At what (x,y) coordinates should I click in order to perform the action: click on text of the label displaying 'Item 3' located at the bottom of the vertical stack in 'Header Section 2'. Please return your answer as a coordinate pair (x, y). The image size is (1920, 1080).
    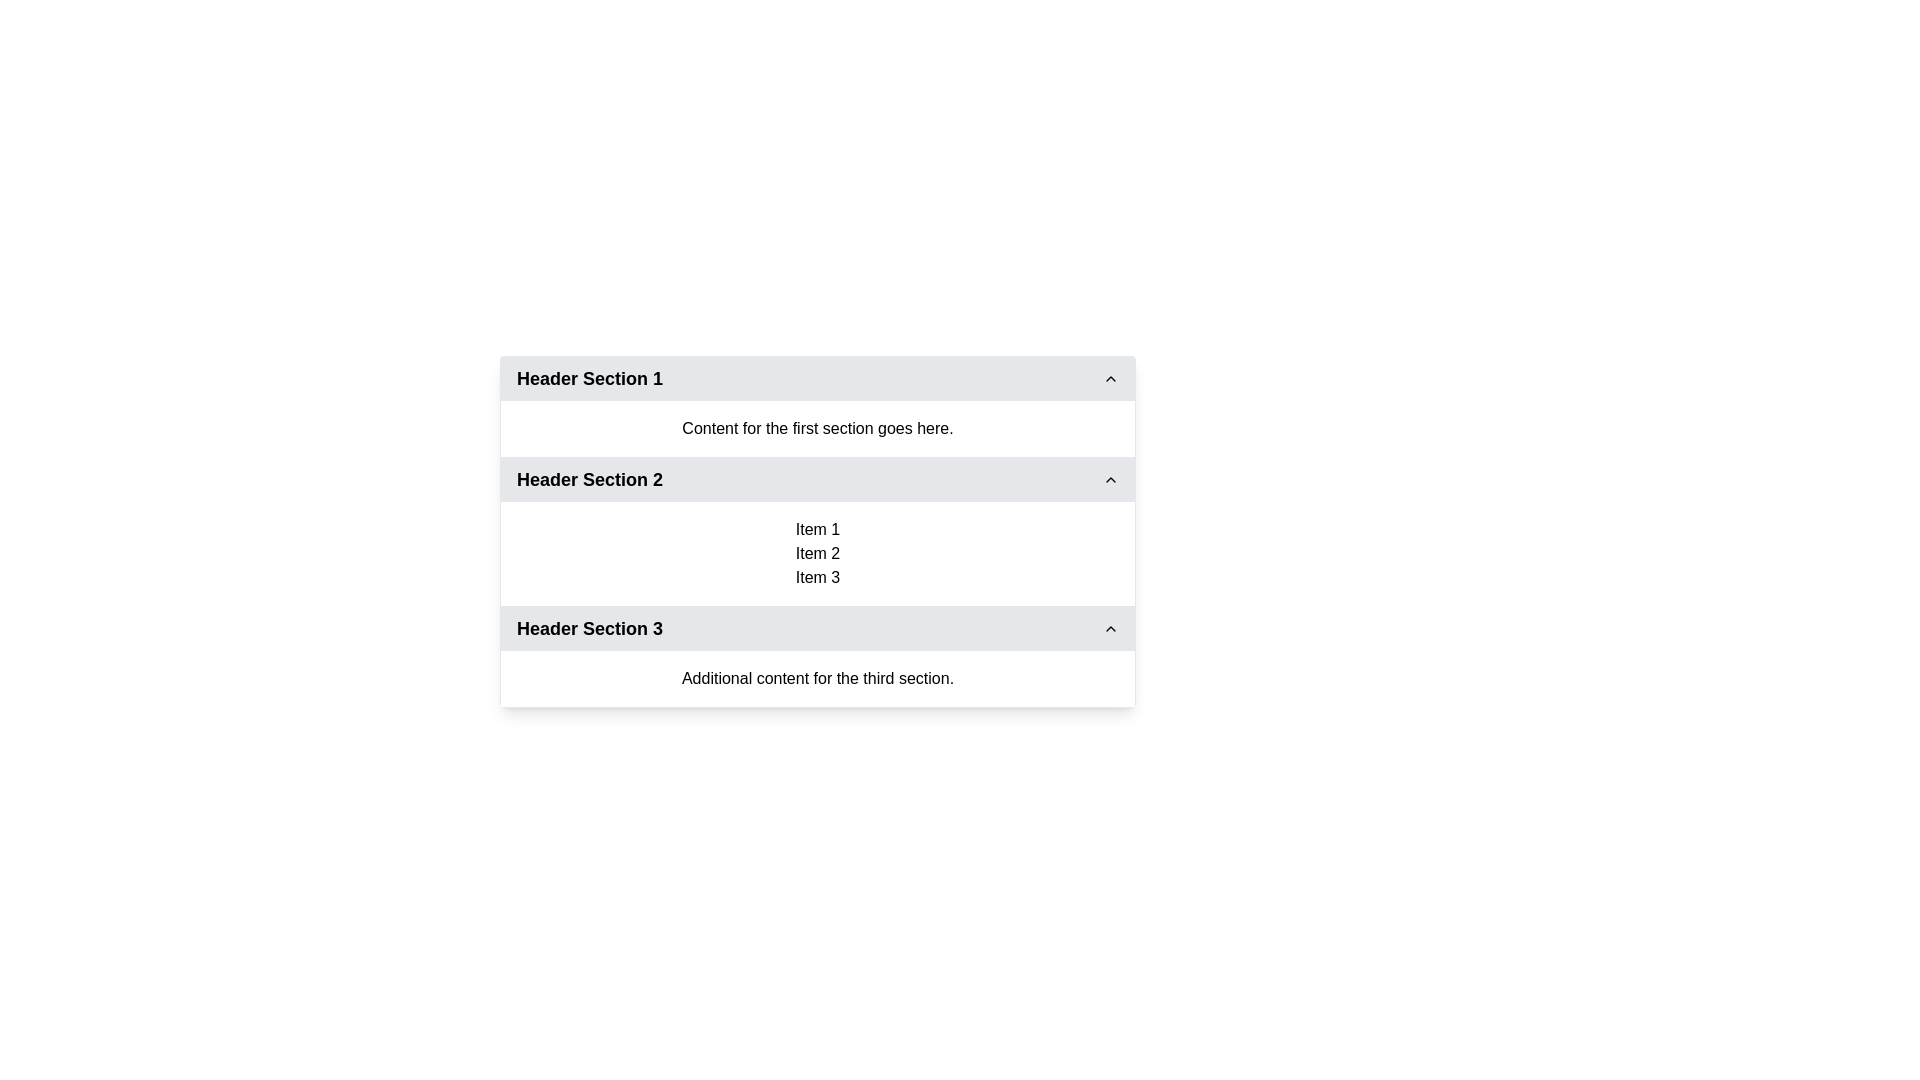
    Looking at the image, I should click on (817, 578).